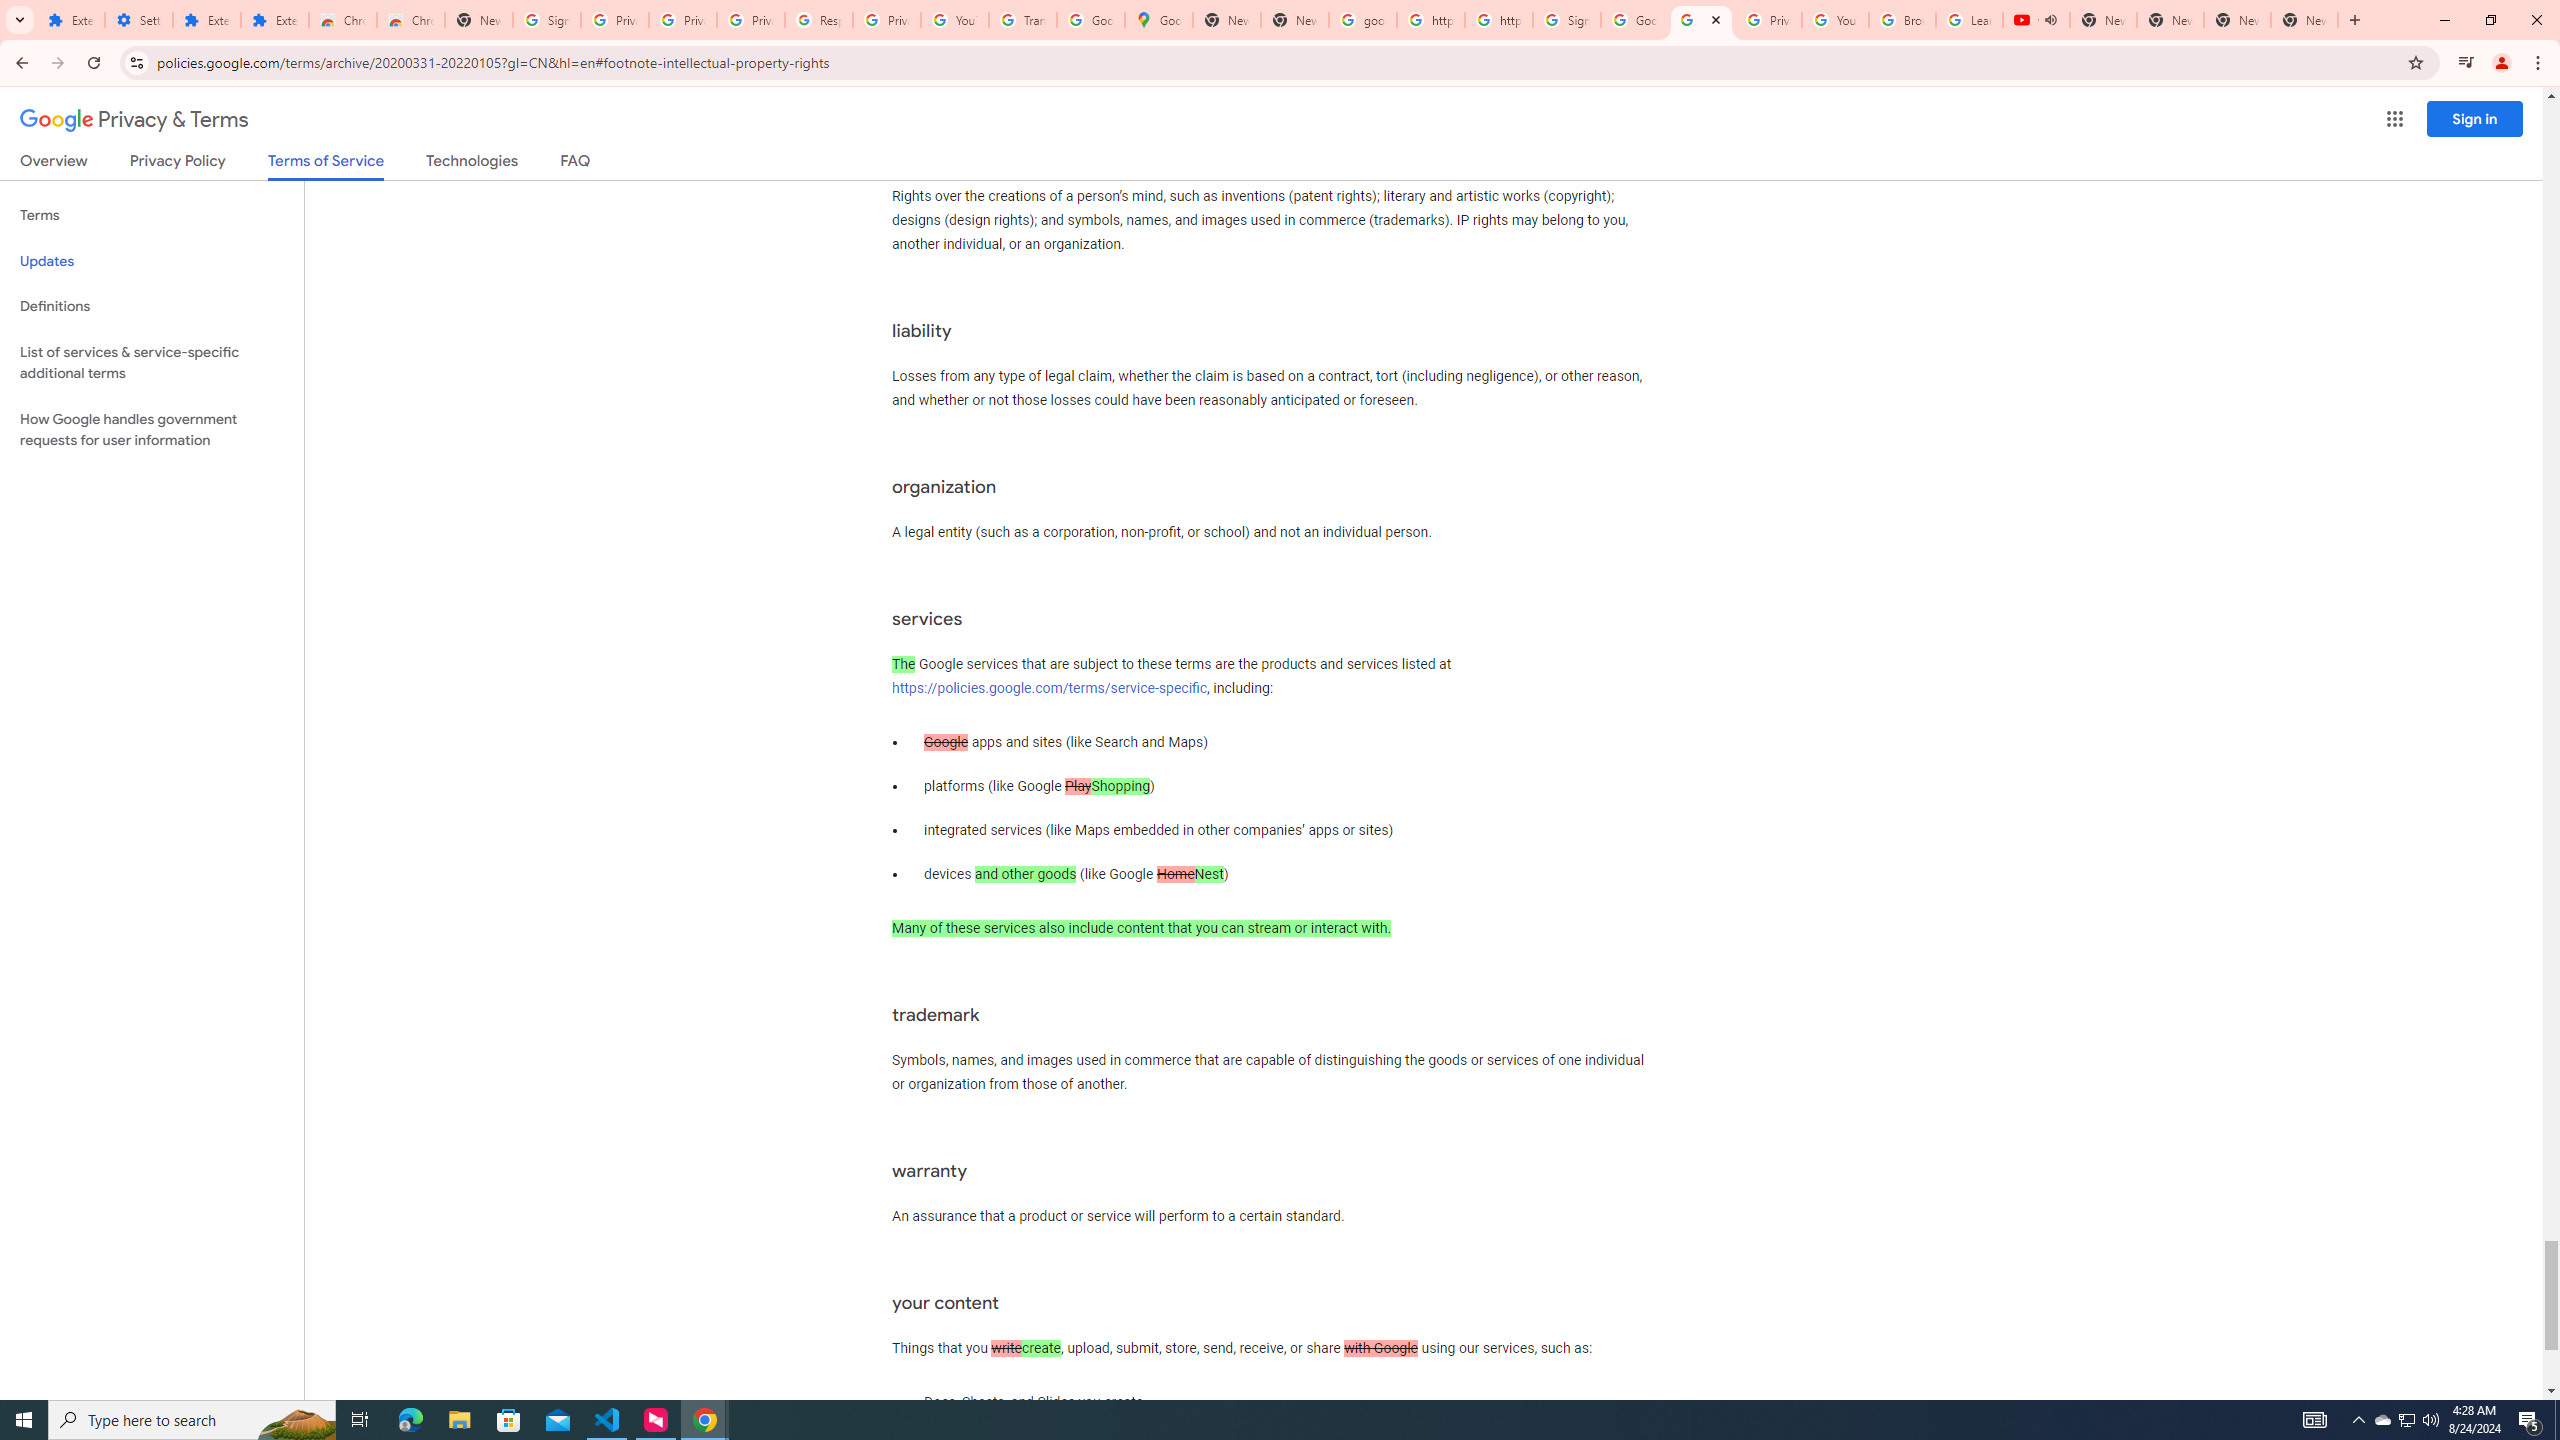  Describe the element at coordinates (70, 19) in the screenshot. I see `'Extensions'` at that location.